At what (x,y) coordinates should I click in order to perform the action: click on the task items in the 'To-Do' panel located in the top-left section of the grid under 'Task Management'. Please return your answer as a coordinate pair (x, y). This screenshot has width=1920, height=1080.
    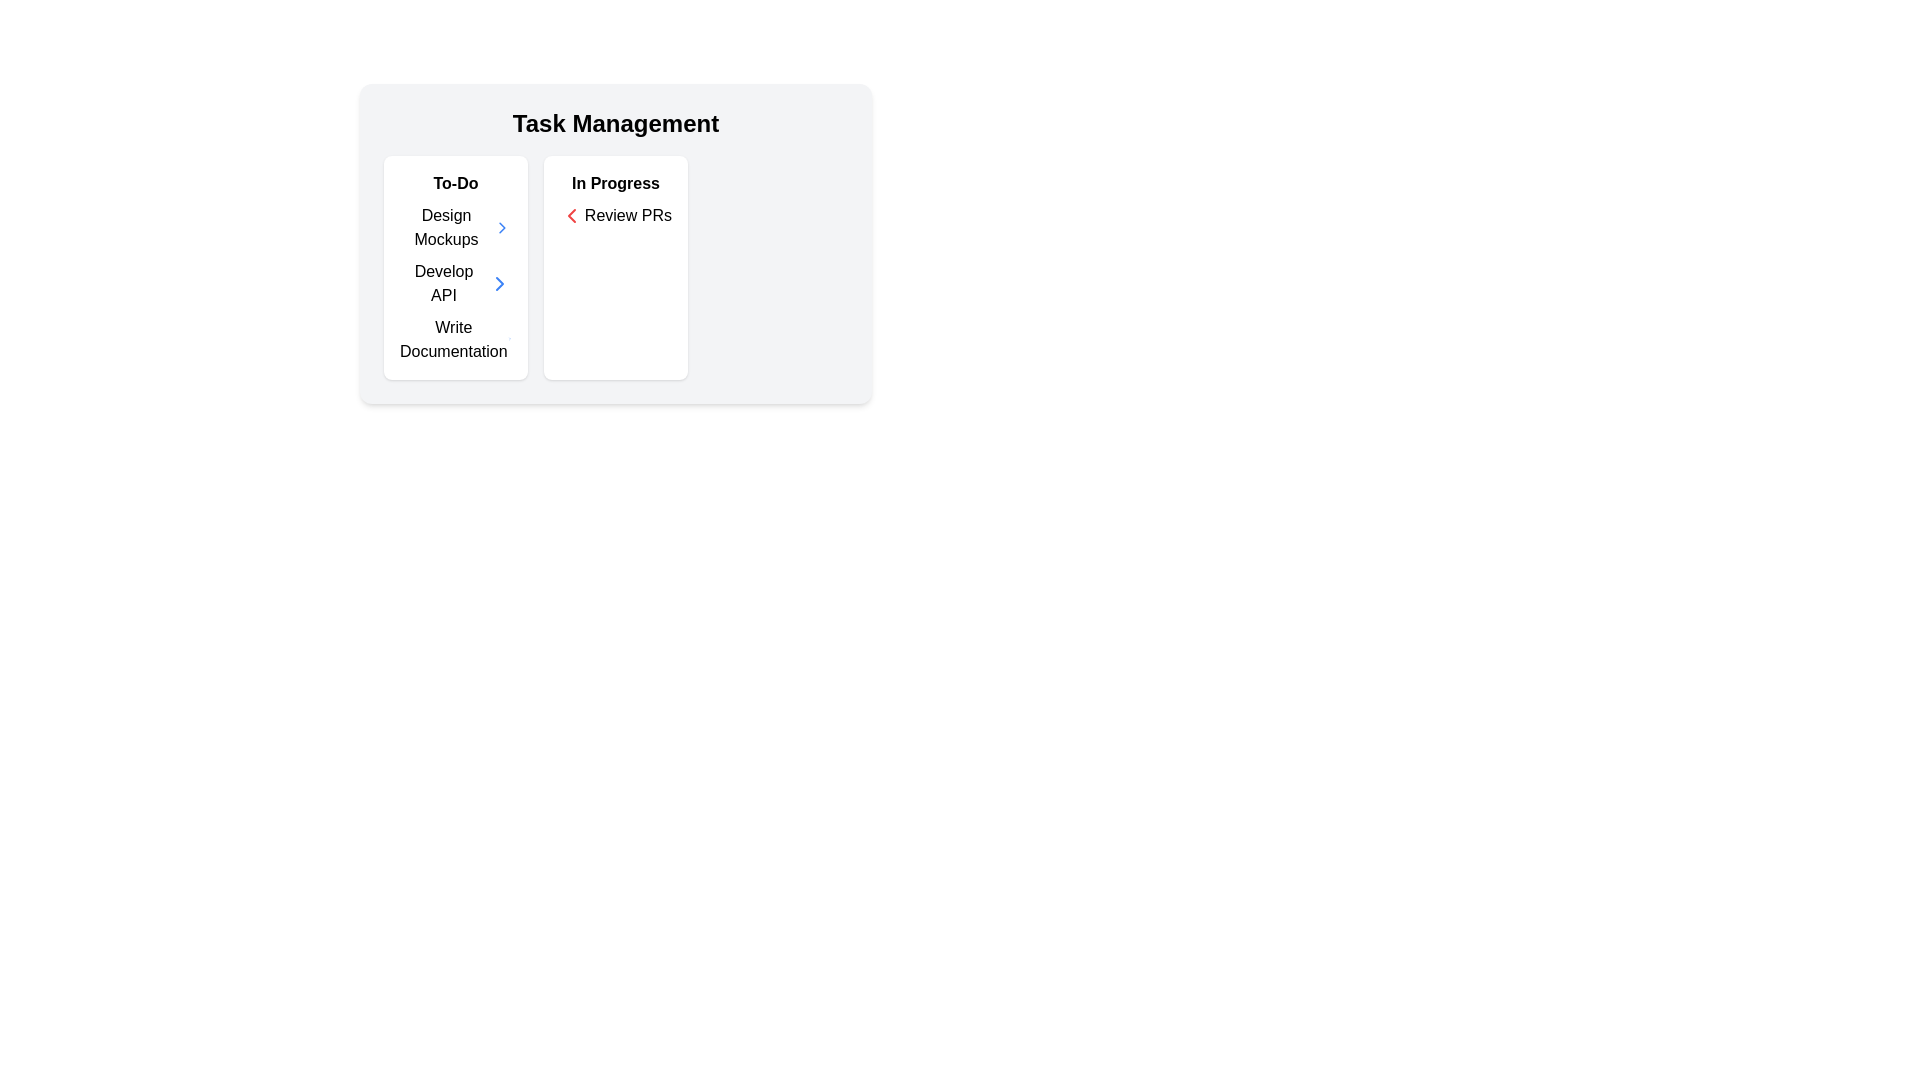
    Looking at the image, I should click on (455, 266).